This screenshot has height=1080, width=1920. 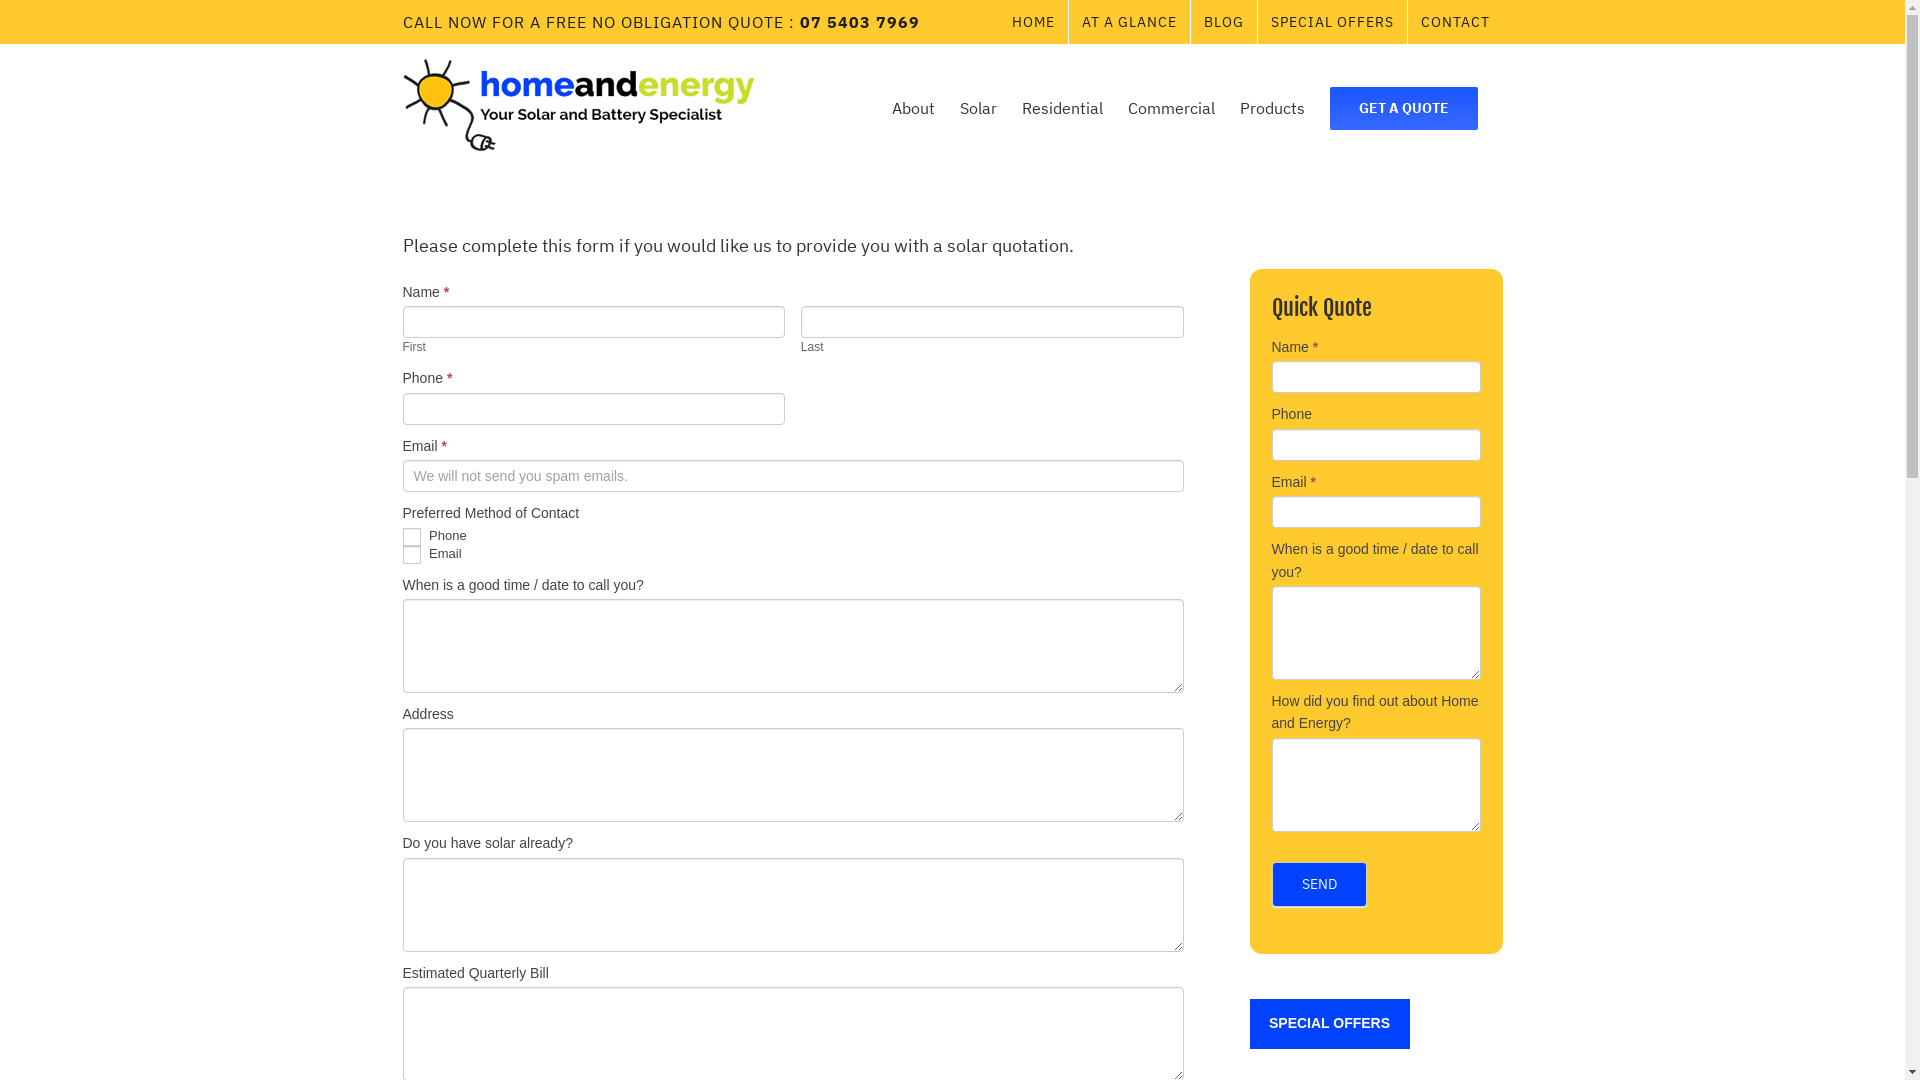 I want to click on 'CONTACT', so click(x=1455, y=22).